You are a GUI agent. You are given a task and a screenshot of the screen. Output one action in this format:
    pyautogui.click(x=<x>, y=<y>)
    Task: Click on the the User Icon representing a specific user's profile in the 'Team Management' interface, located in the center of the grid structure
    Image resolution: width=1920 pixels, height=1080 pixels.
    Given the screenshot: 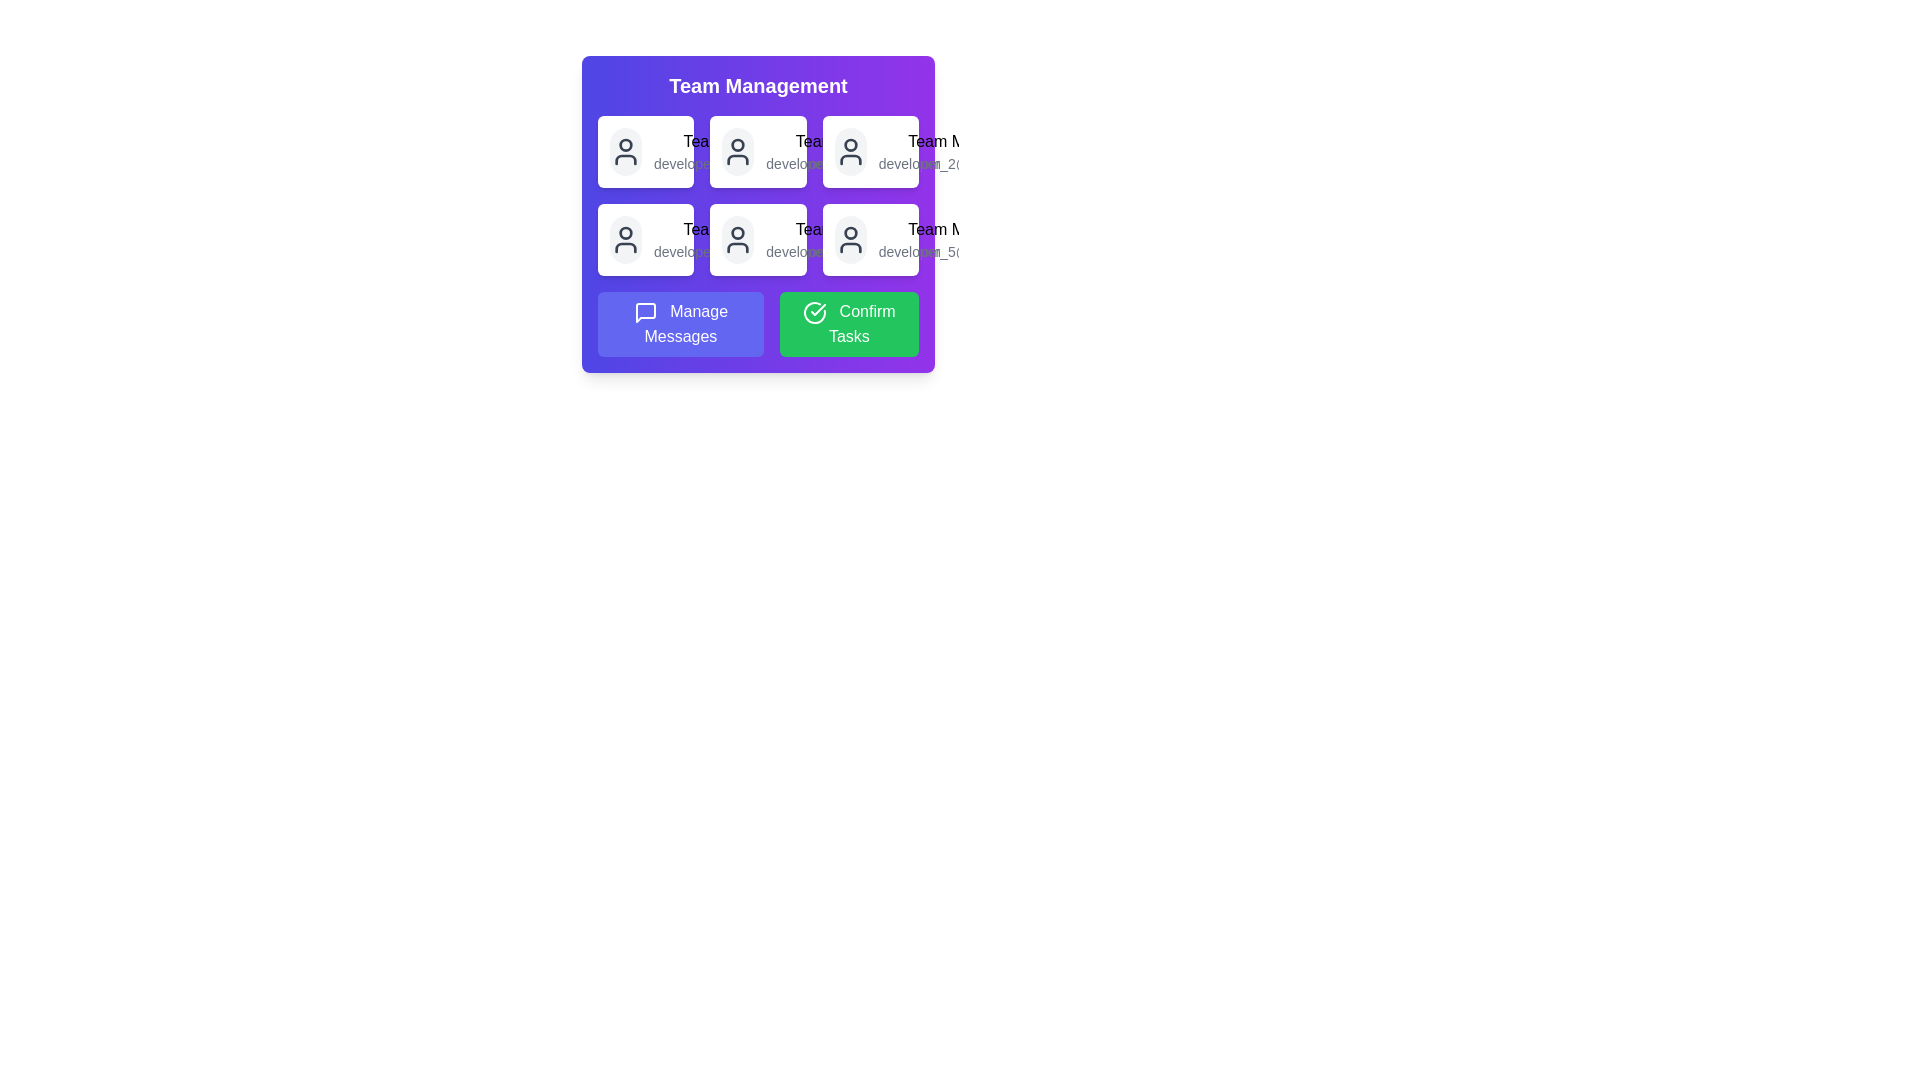 What is the action you would take?
    pyautogui.click(x=737, y=150)
    